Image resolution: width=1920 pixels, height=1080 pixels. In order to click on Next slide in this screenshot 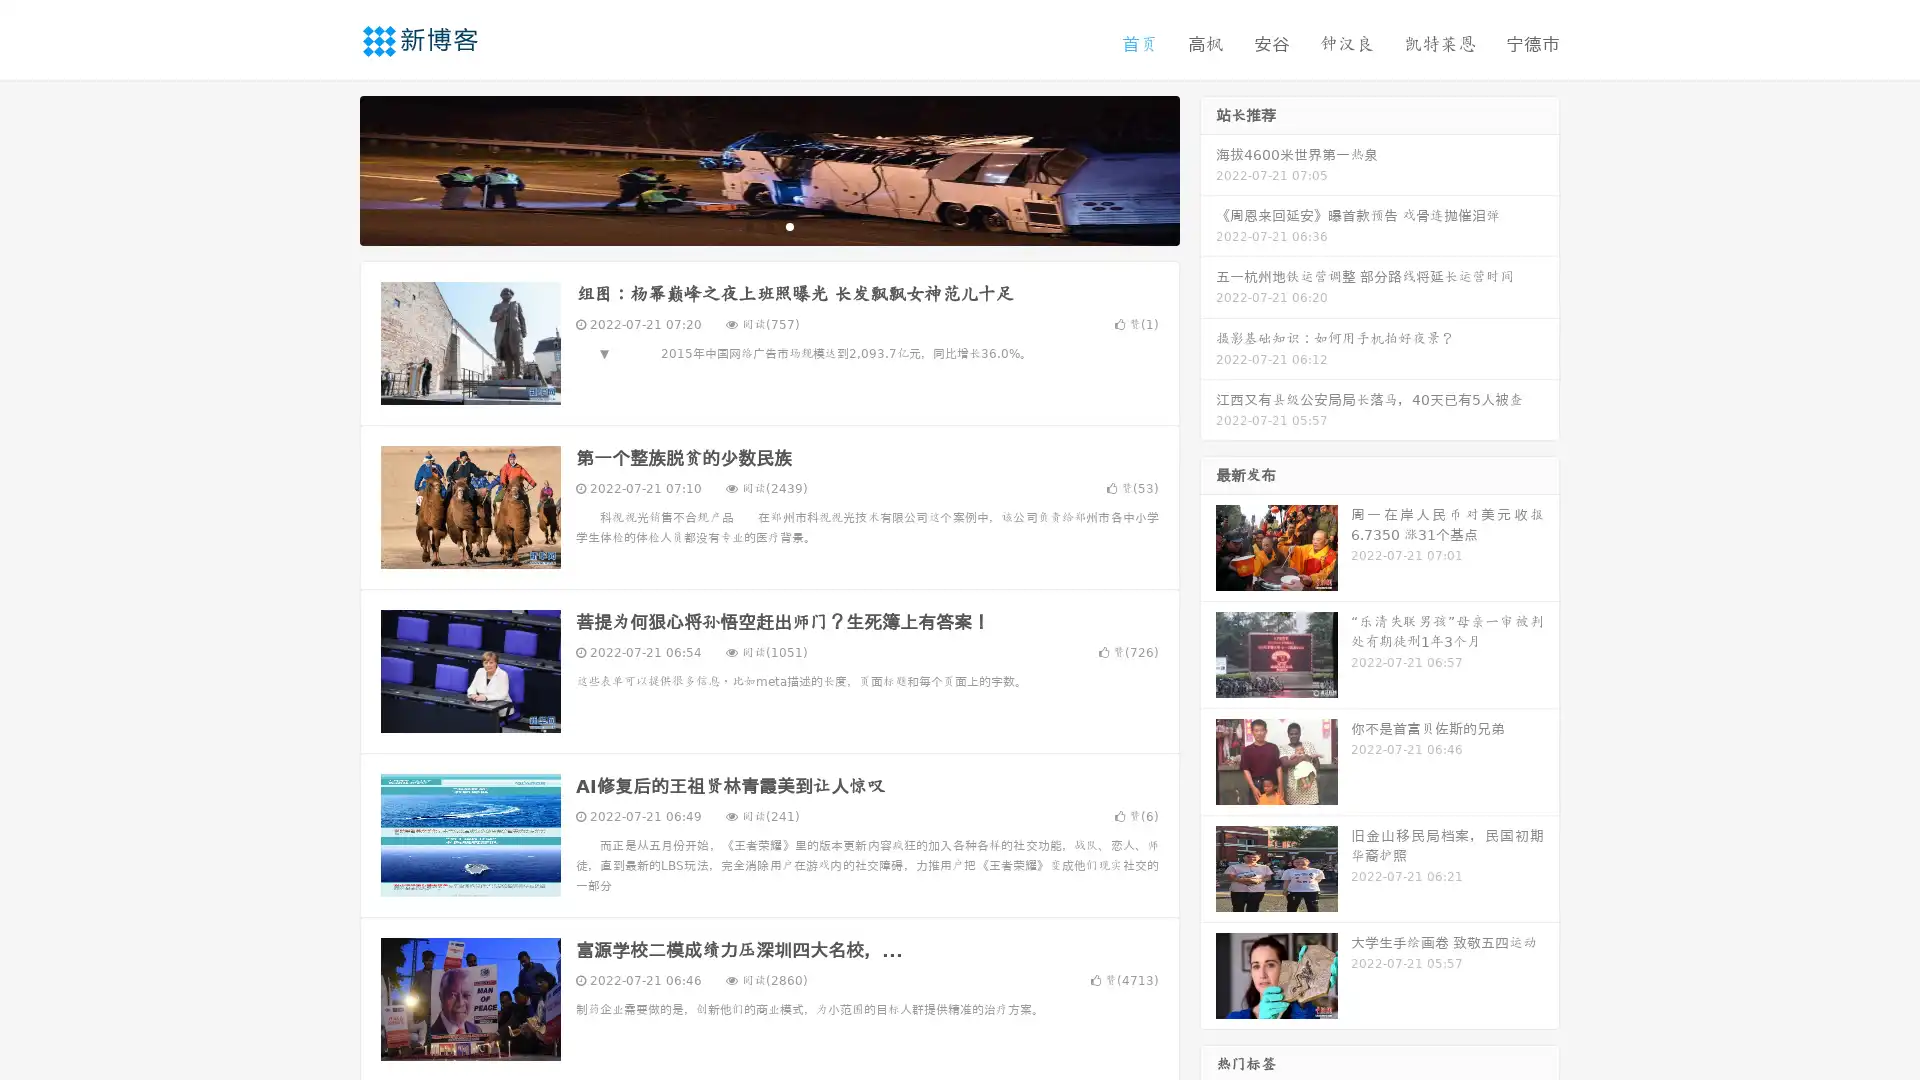, I will do `click(1208, 168)`.